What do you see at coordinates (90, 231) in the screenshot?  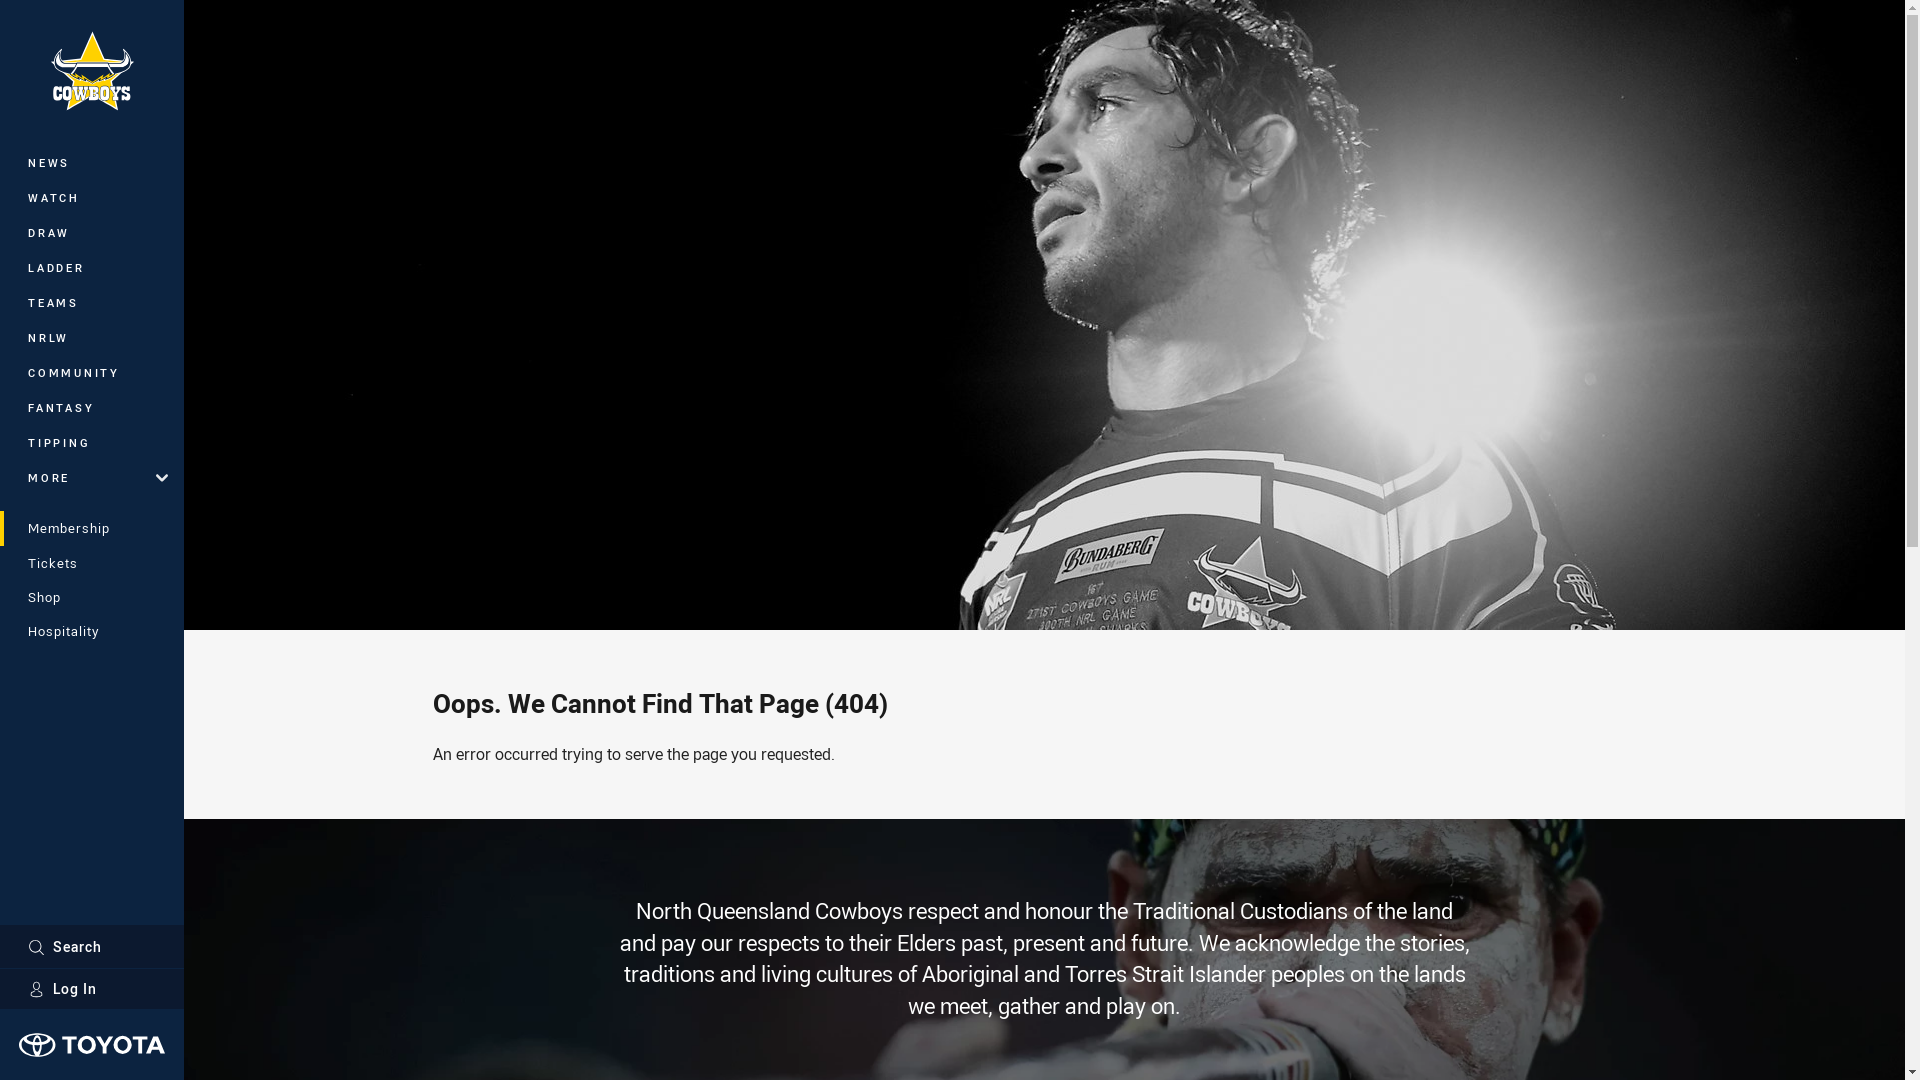 I see `'DRAW'` at bounding box center [90, 231].